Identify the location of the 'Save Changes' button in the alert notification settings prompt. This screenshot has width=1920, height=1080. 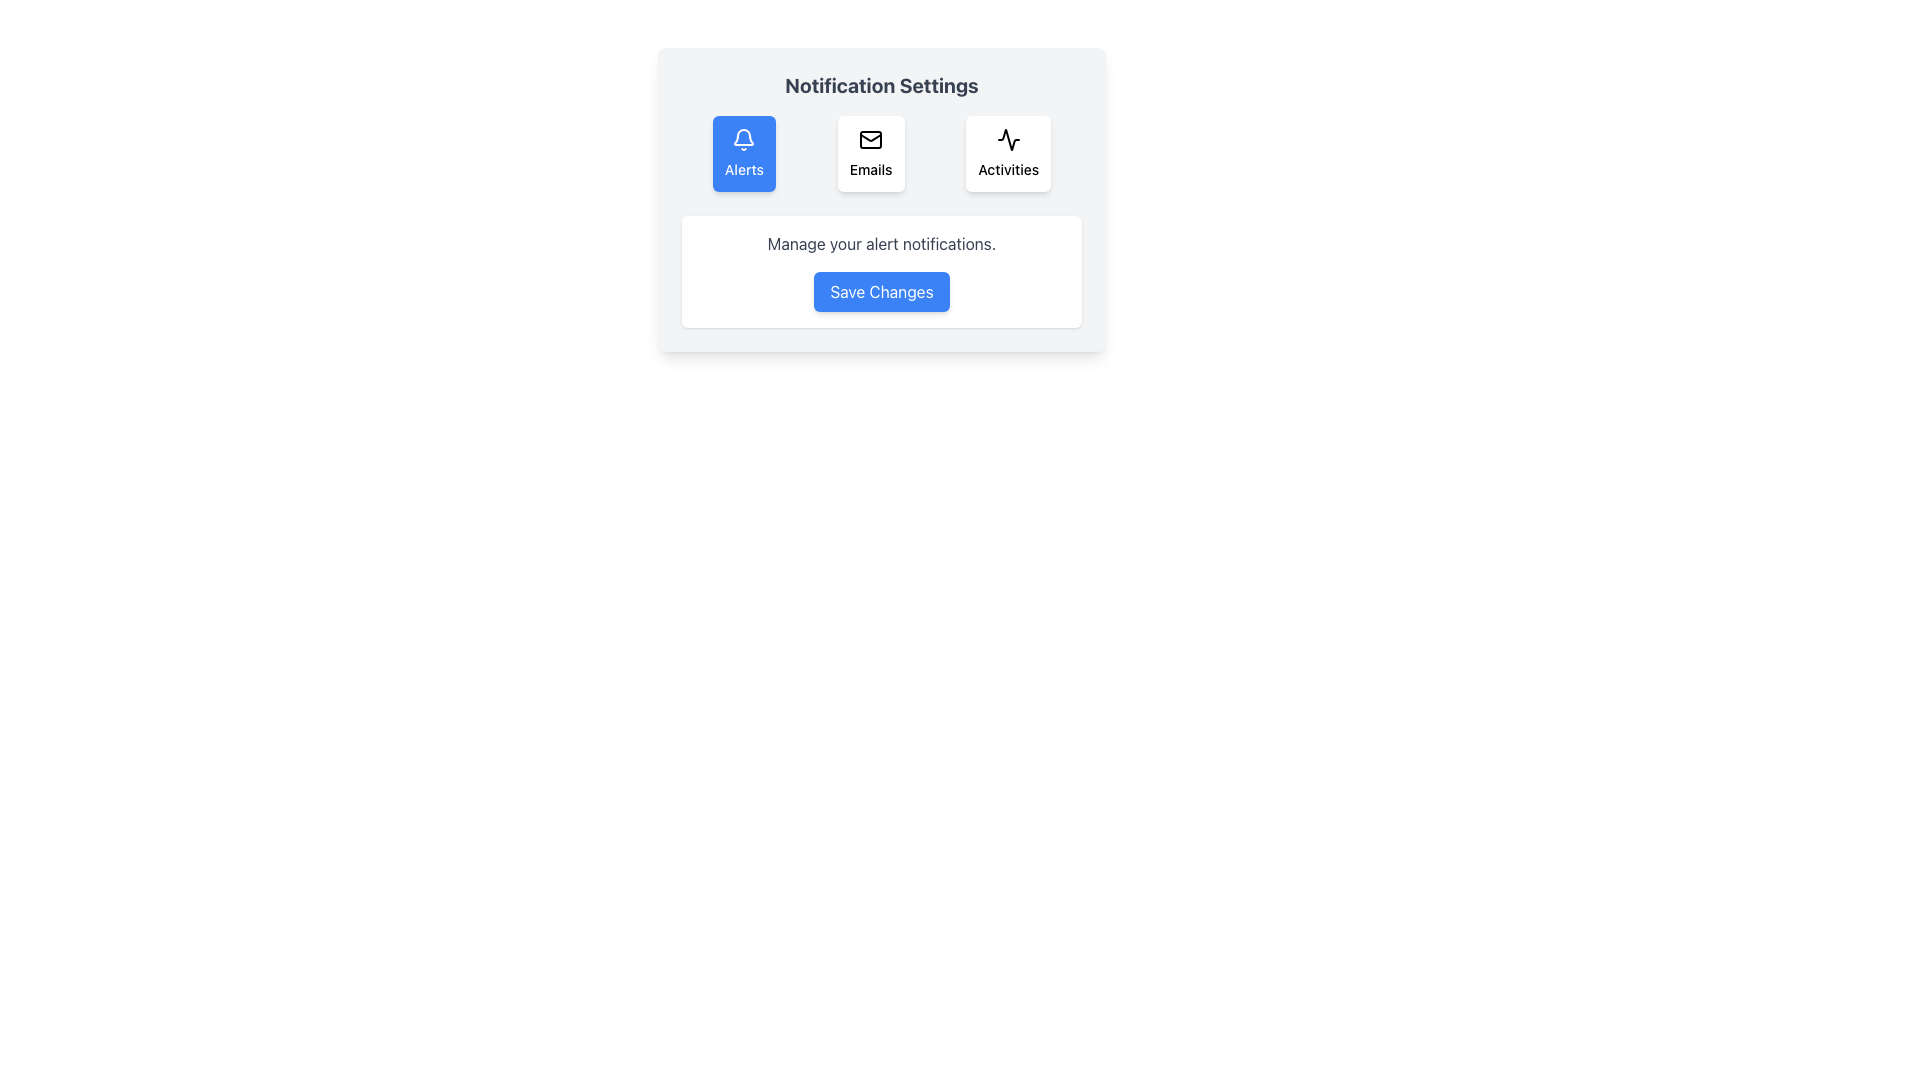
(881, 272).